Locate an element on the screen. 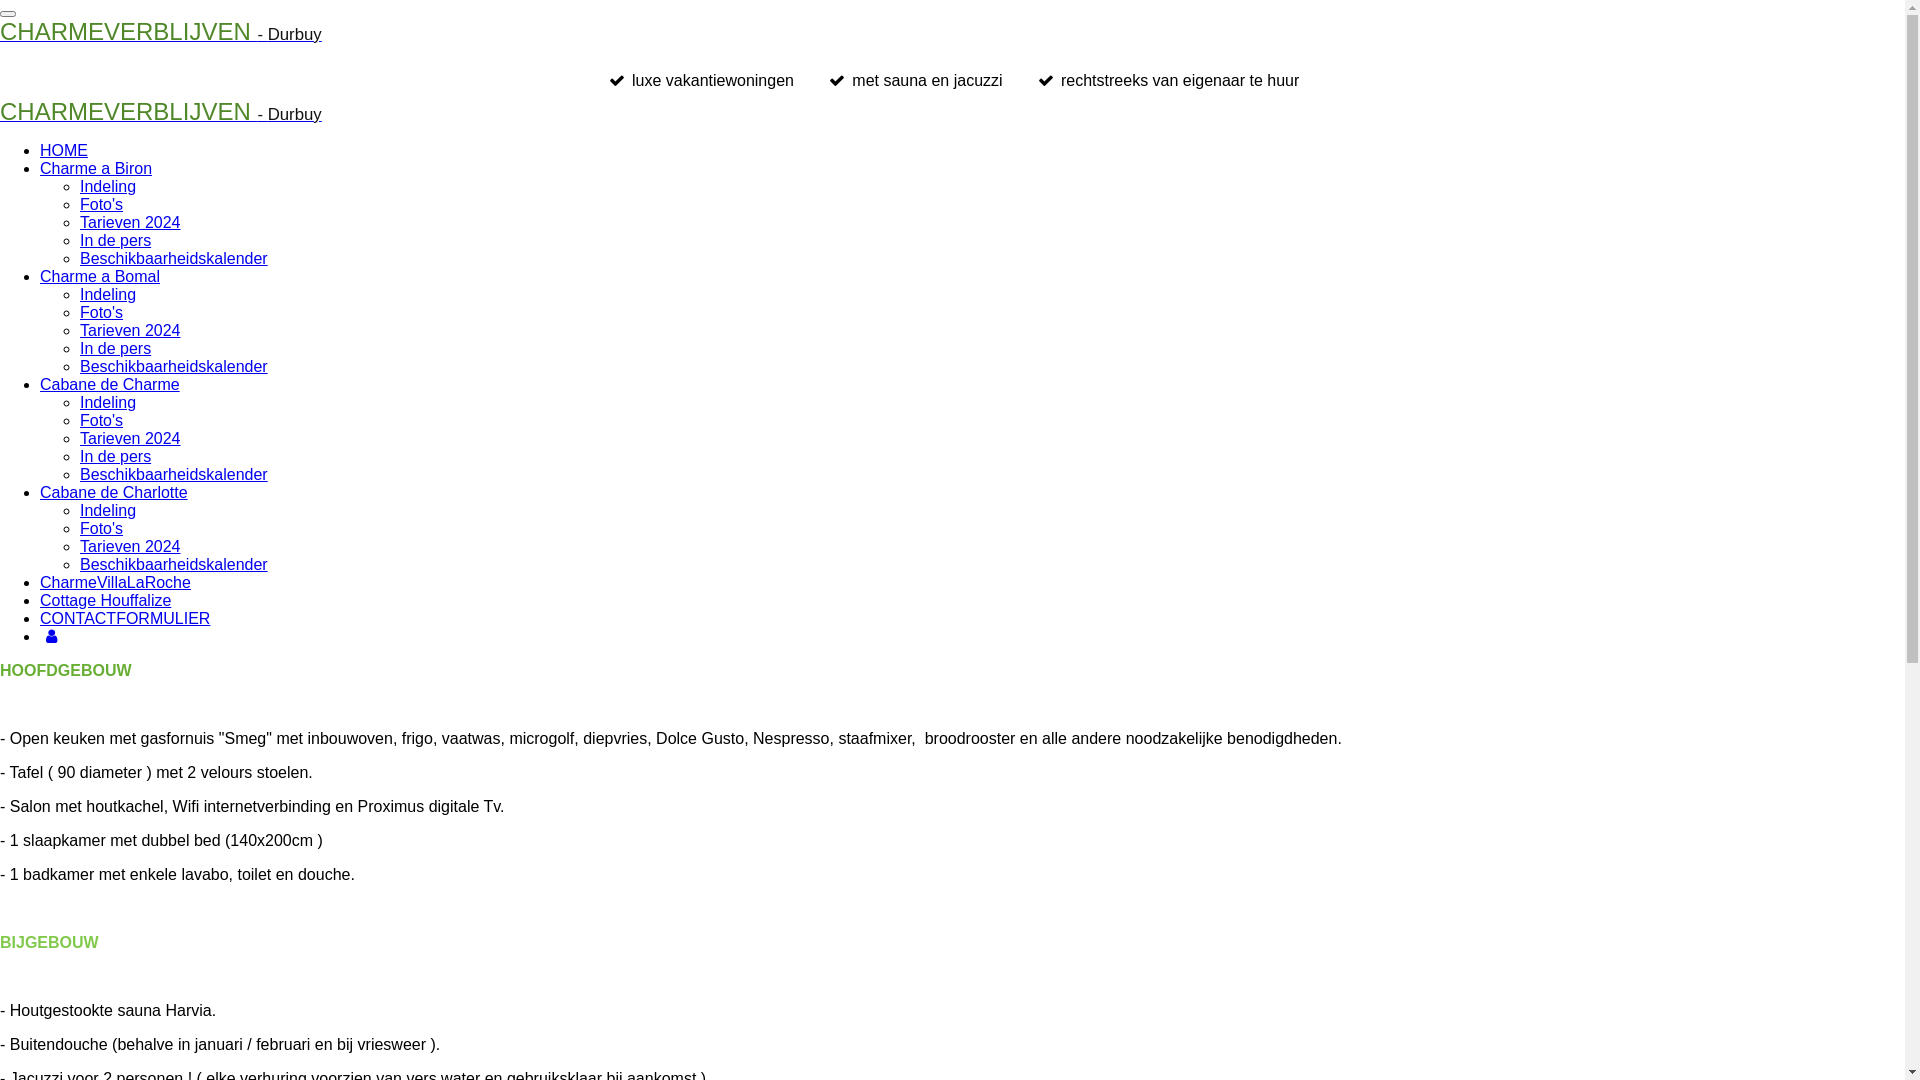 This screenshot has width=1920, height=1080. 'Tarieven 2024' is located at coordinates (80, 546).